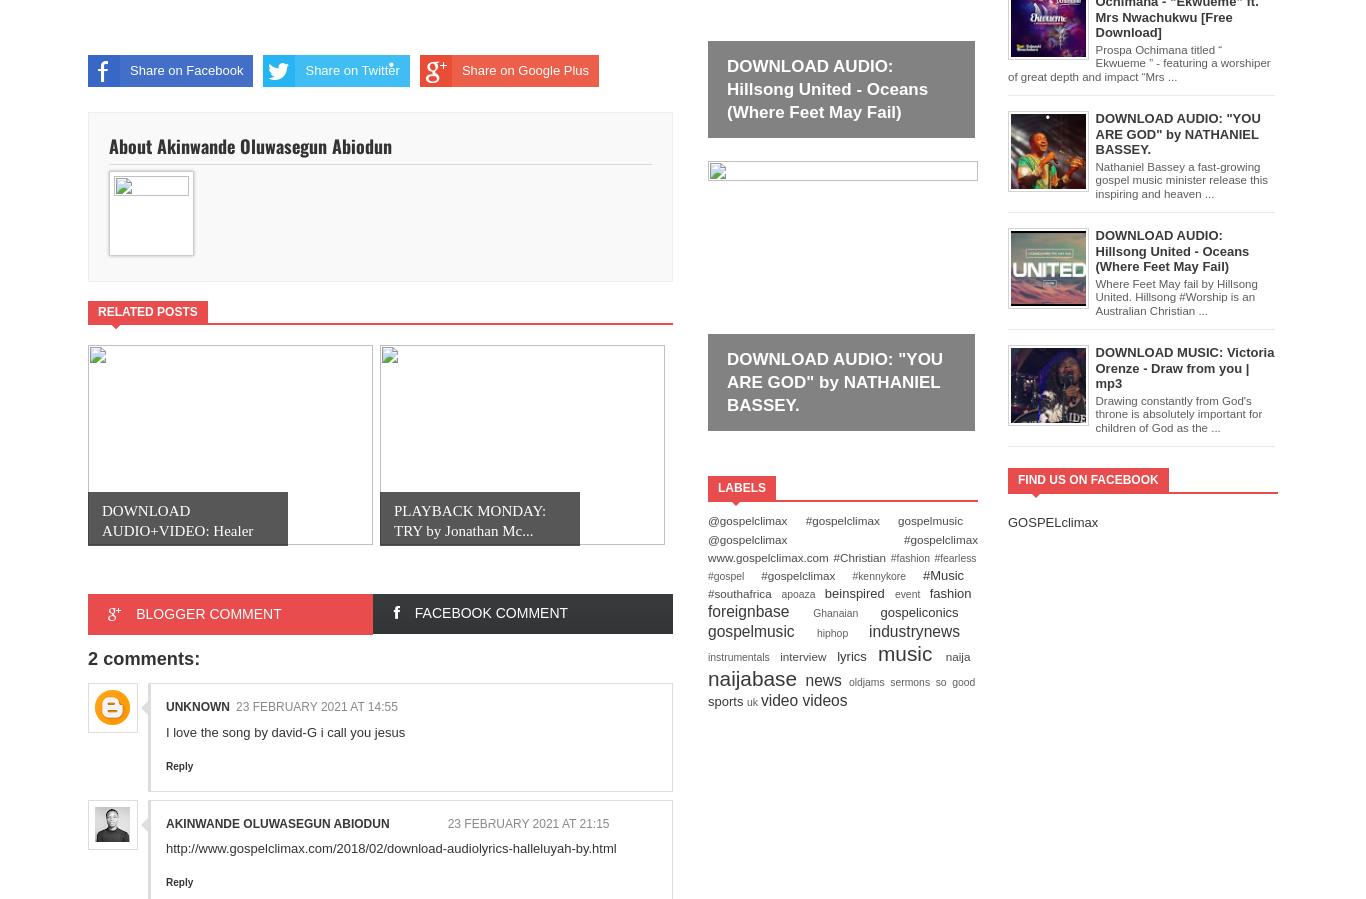 This screenshot has height=899, width=1366. I want to click on 'sports', so click(727, 699).